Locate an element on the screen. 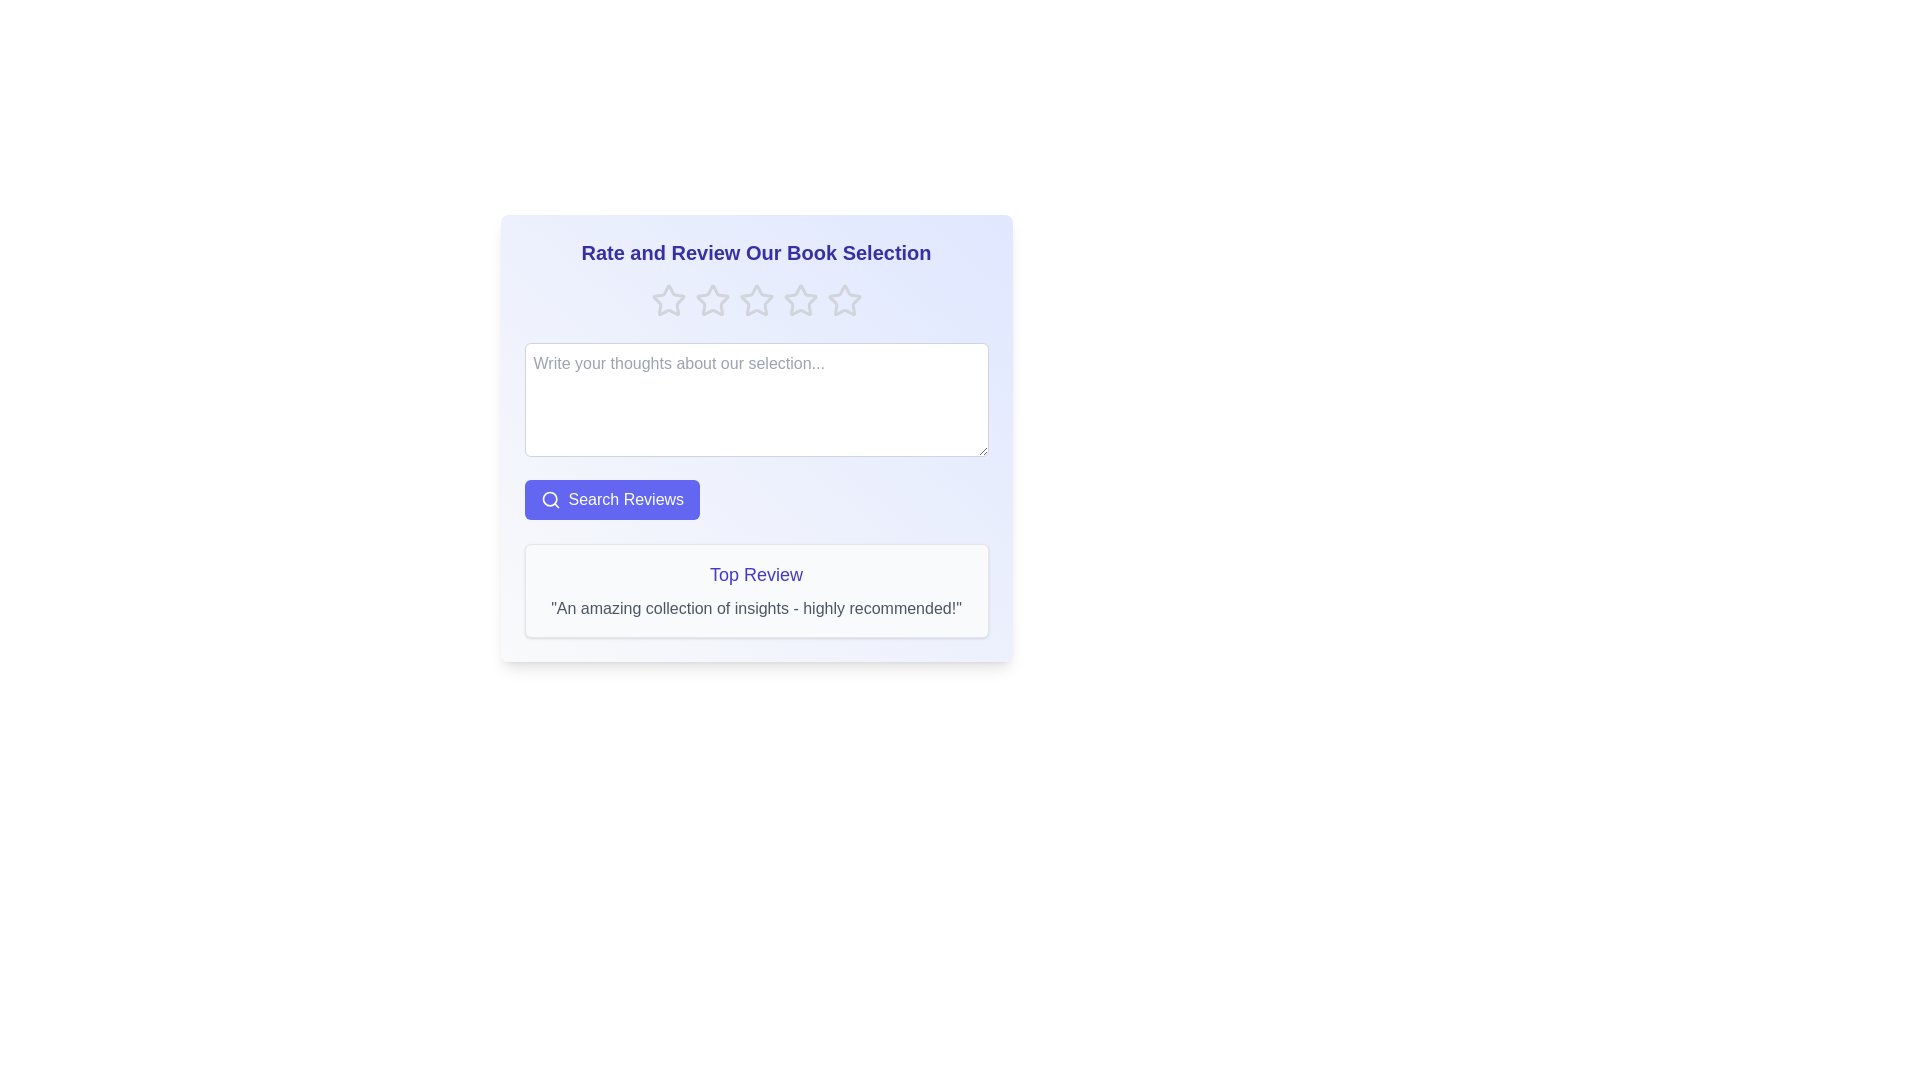 The width and height of the screenshot is (1920, 1080). the rating to 5 stars by clicking the corresponding star is located at coordinates (844, 300).